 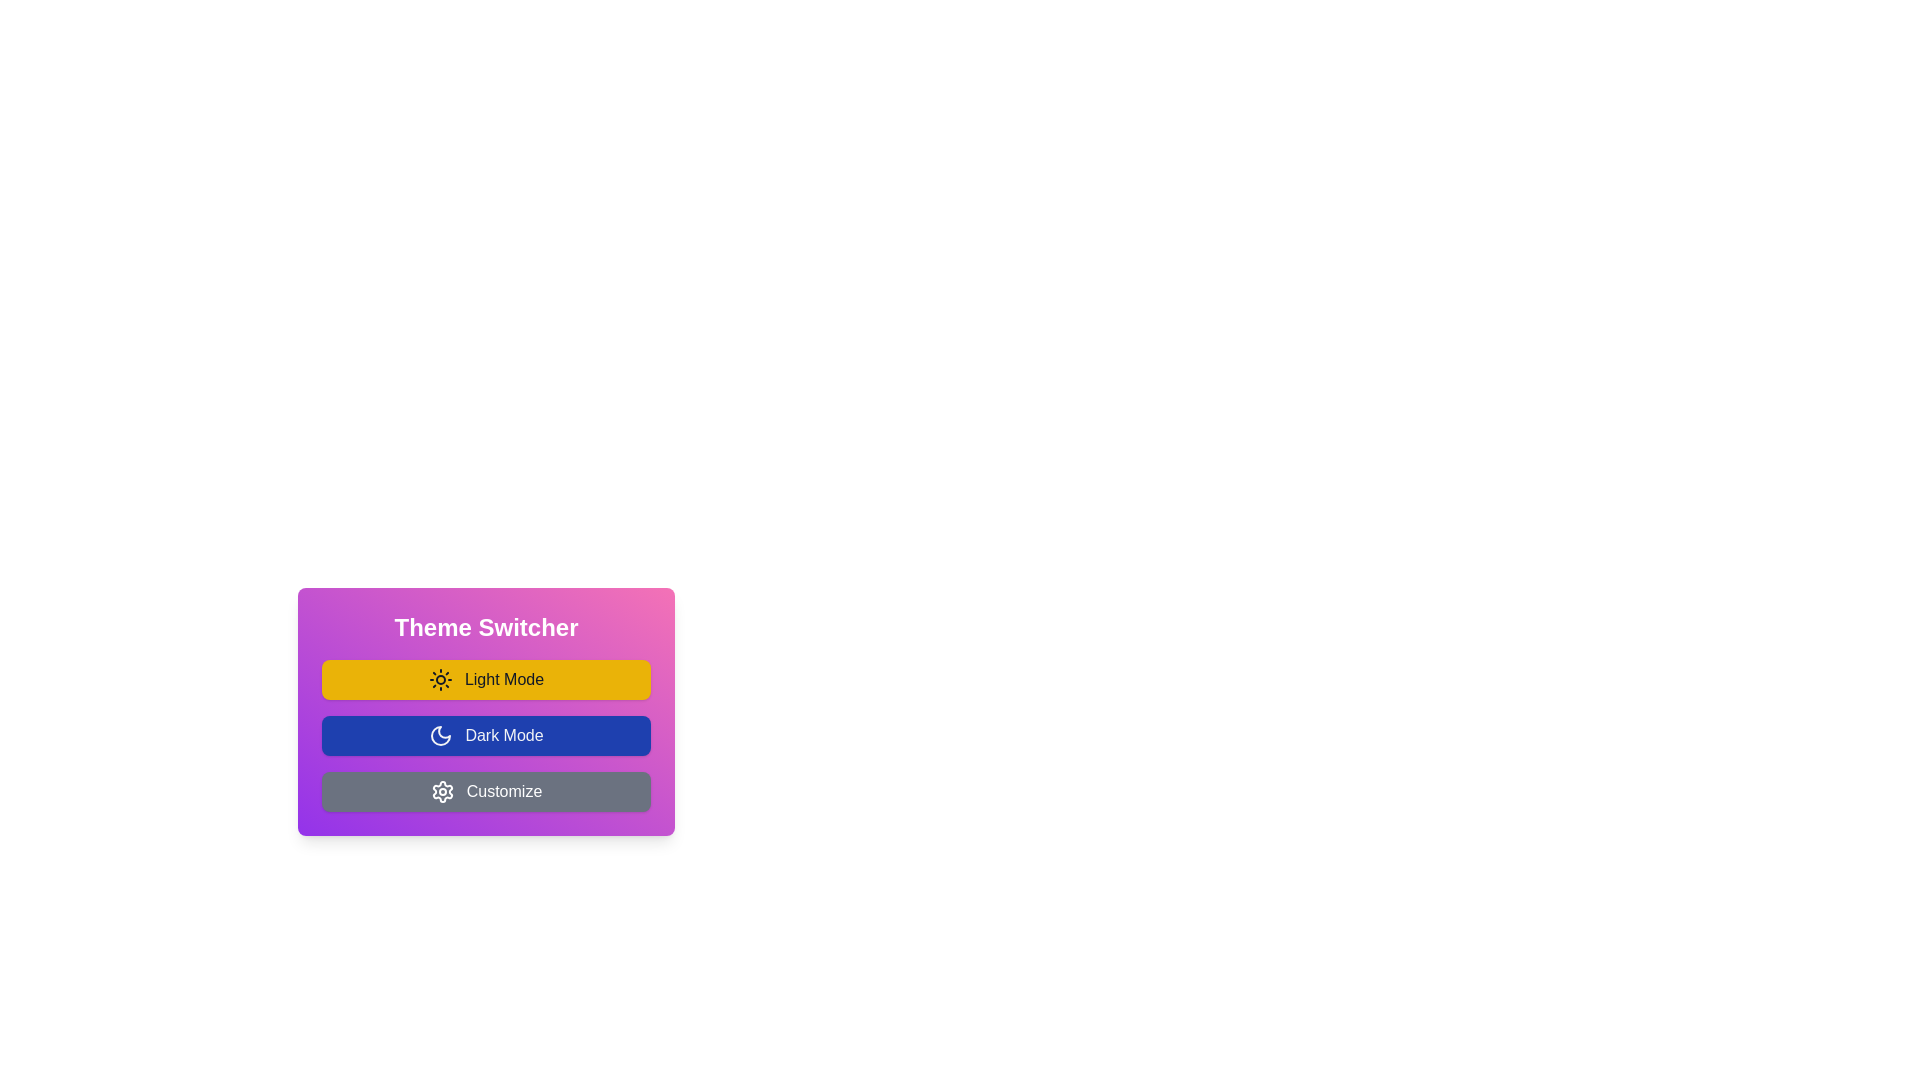 What do you see at coordinates (504, 736) in the screenshot?
I see `the text label indicating the purpose of the dark mode button, which is centered within the second button of the vertical list of theme options` at bounding box center [504, 736].